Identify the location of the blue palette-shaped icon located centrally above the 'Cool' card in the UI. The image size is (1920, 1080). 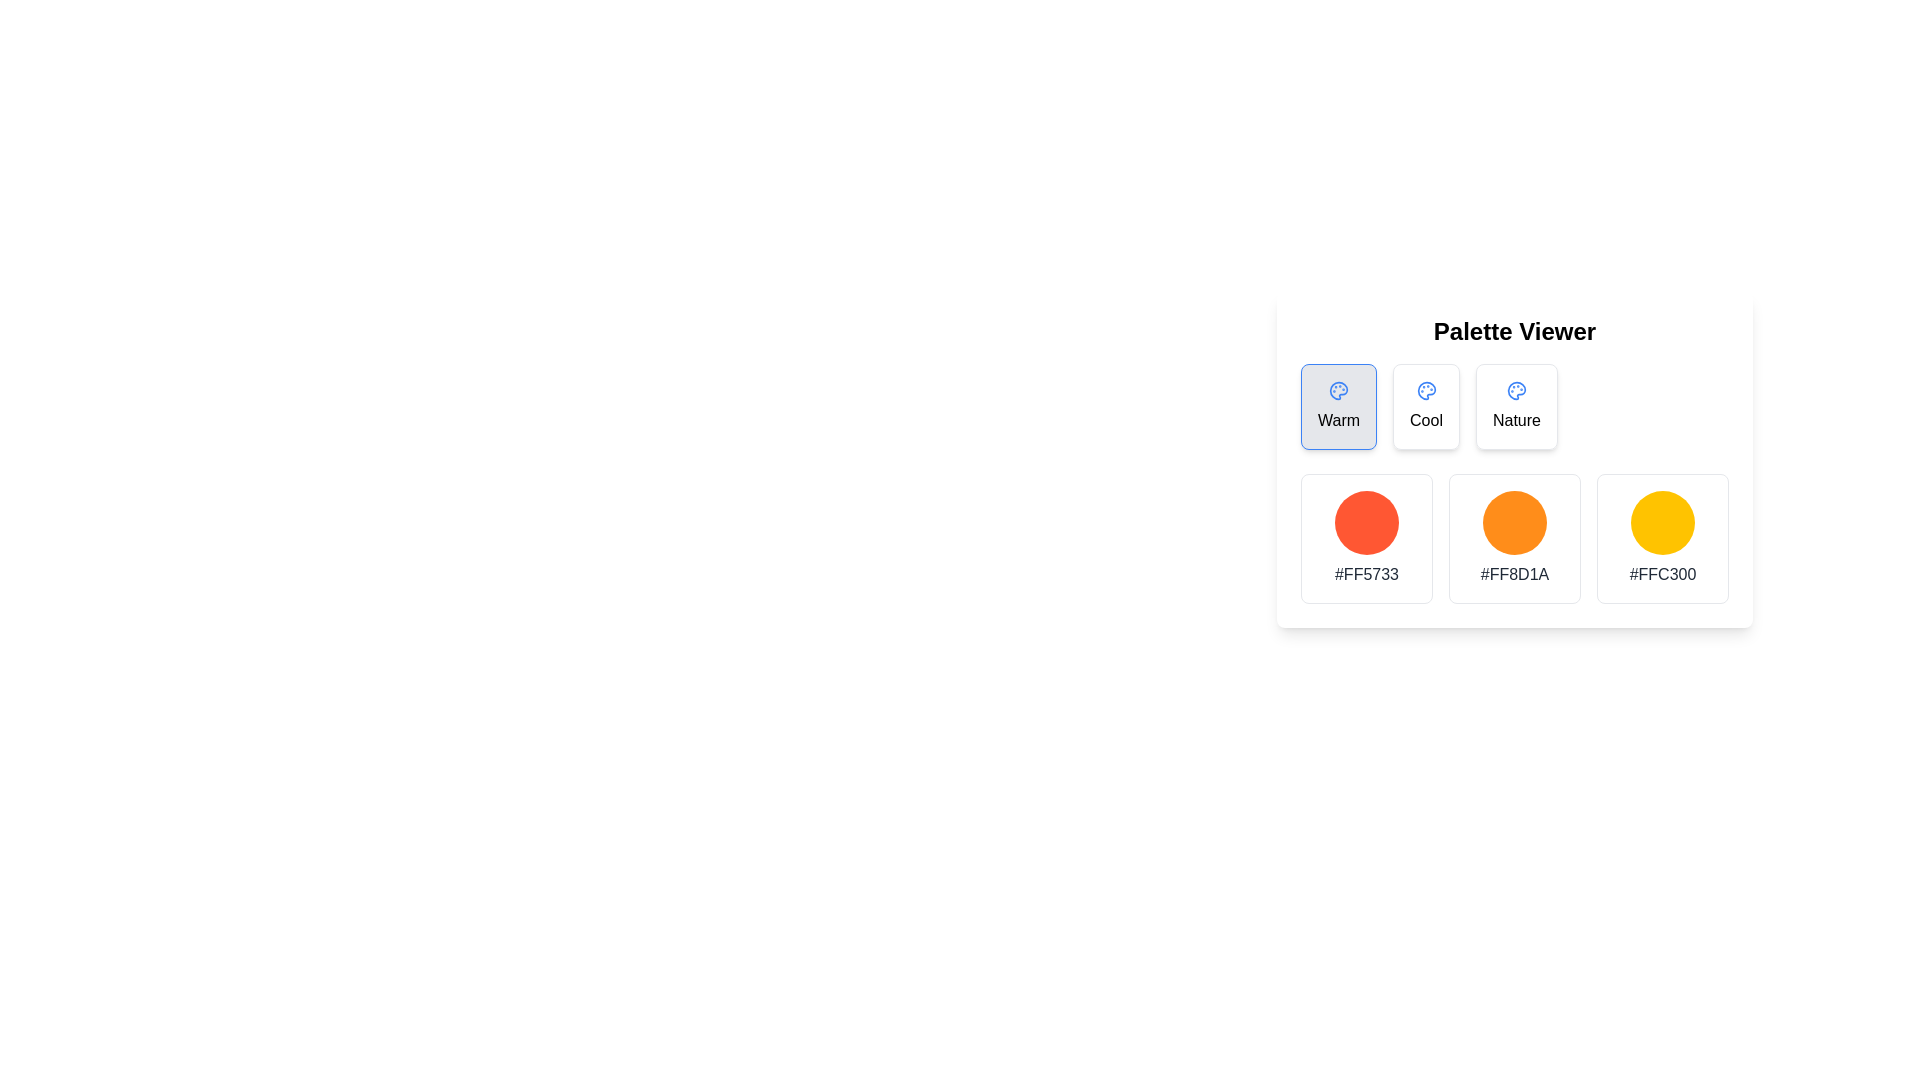
(1425, 390).